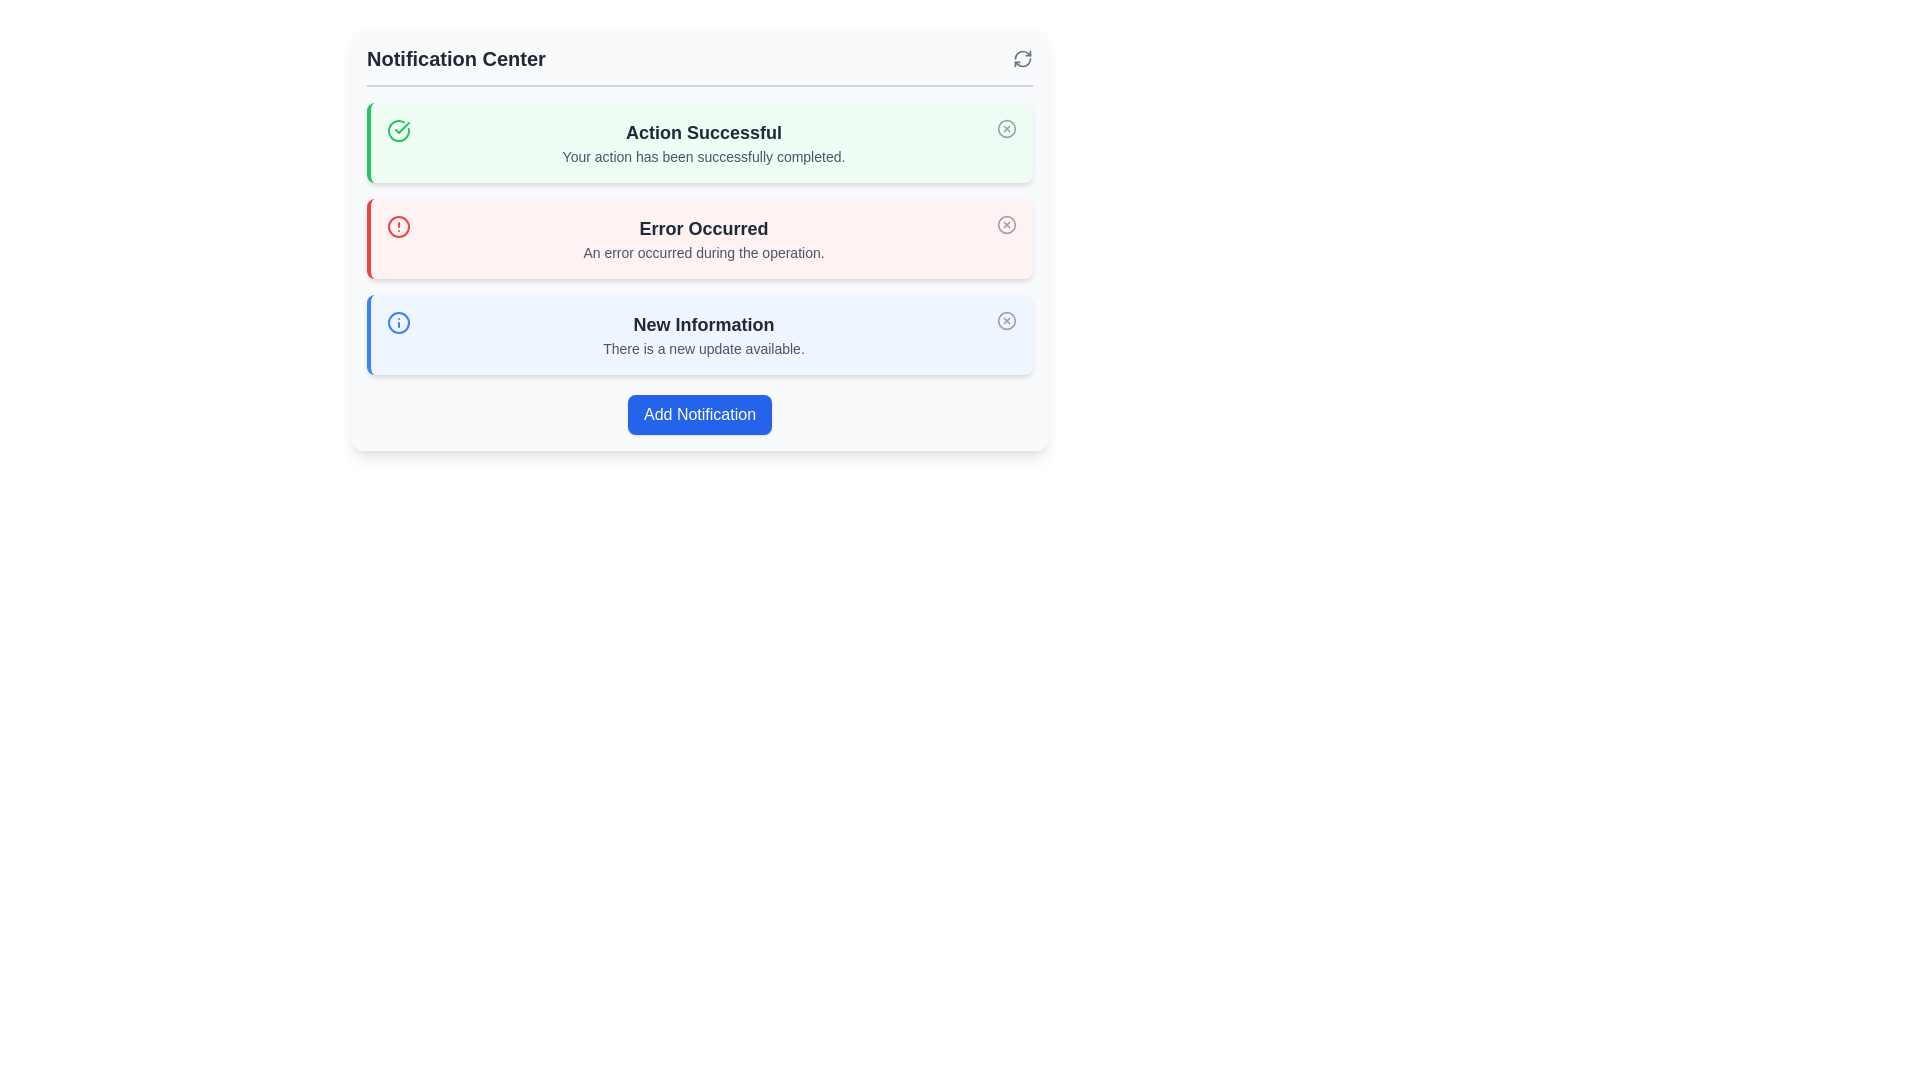 The width and height of the screenshot is (1920, 1080). Describe the element at coordinates (1007, 319) in the screenshot. I see `the small gray circle button with an 'X' mark located in the top-right corner of the bottommost notification card` at that location.